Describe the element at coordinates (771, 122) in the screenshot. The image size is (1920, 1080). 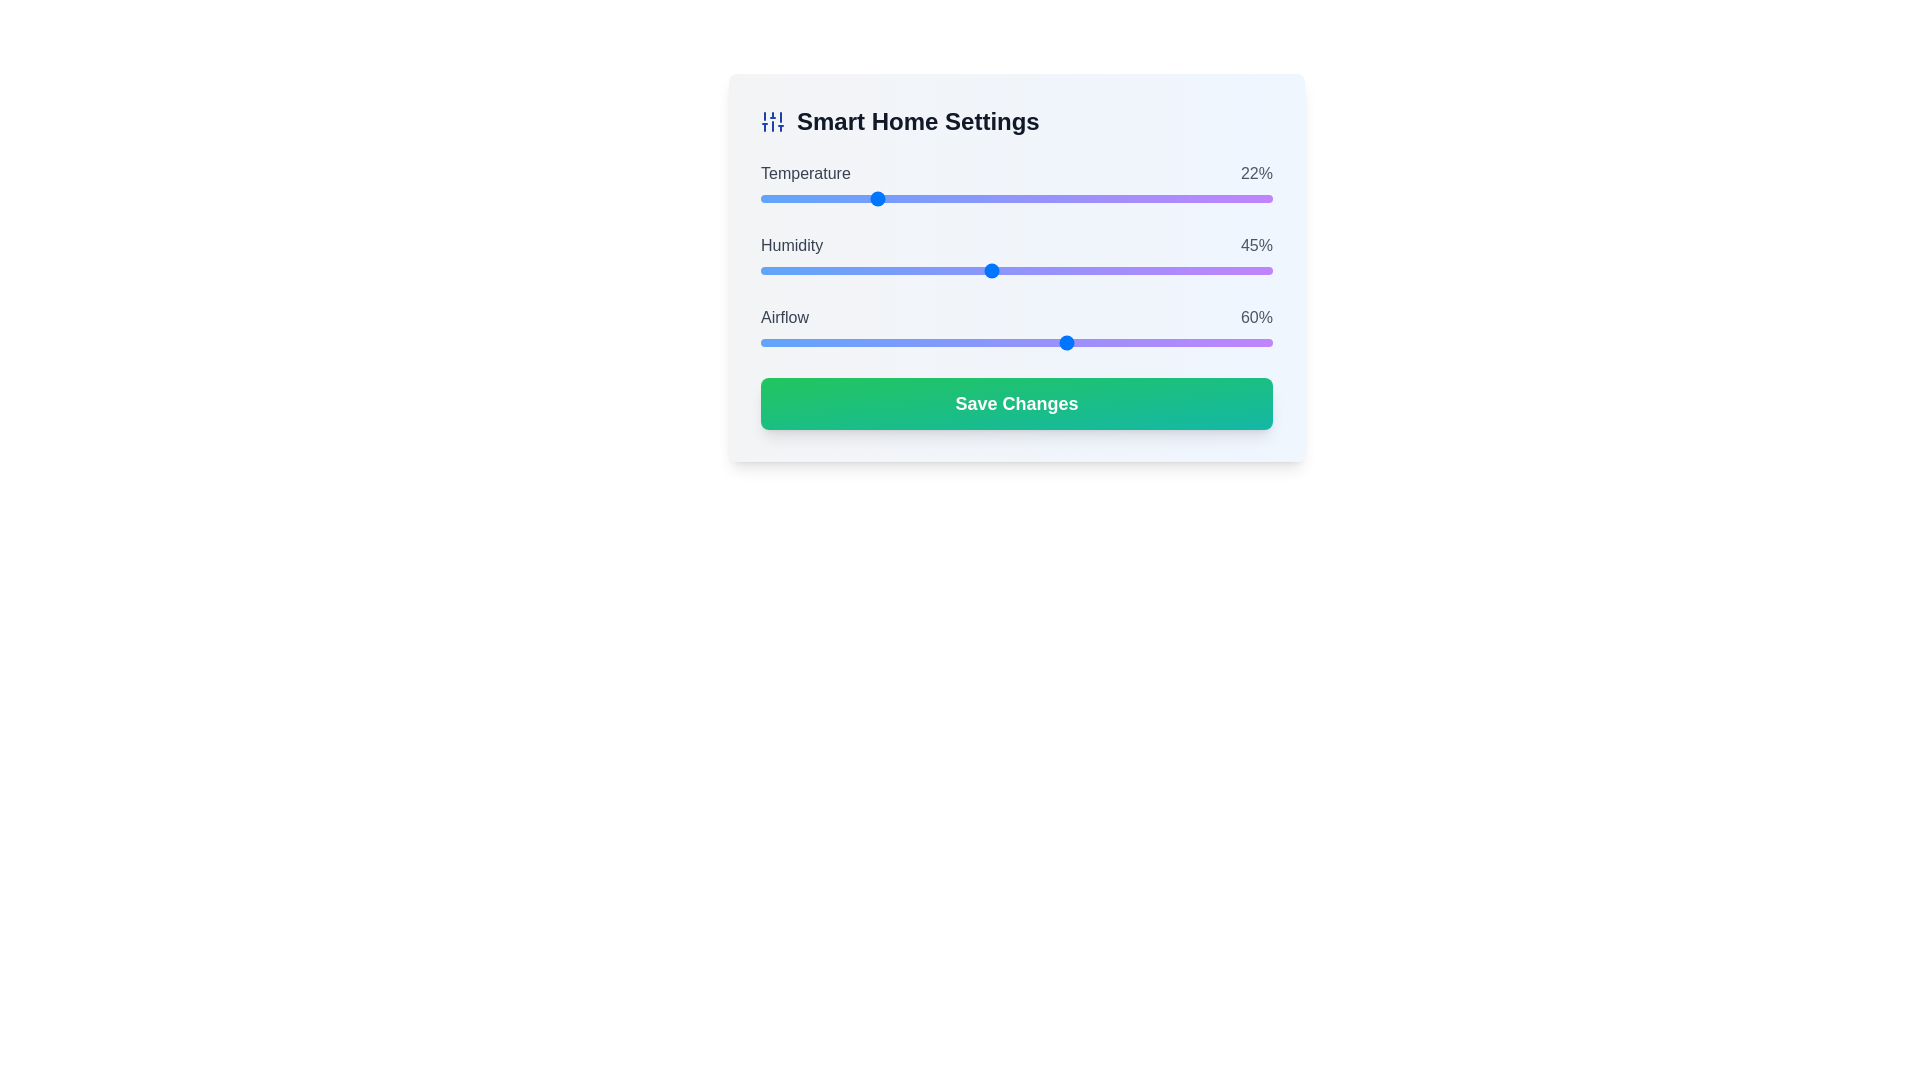
I see `the small vertical sliders icon styled in blue color located to the left of the text 'Smart Home Settings' in the header section` at that location.